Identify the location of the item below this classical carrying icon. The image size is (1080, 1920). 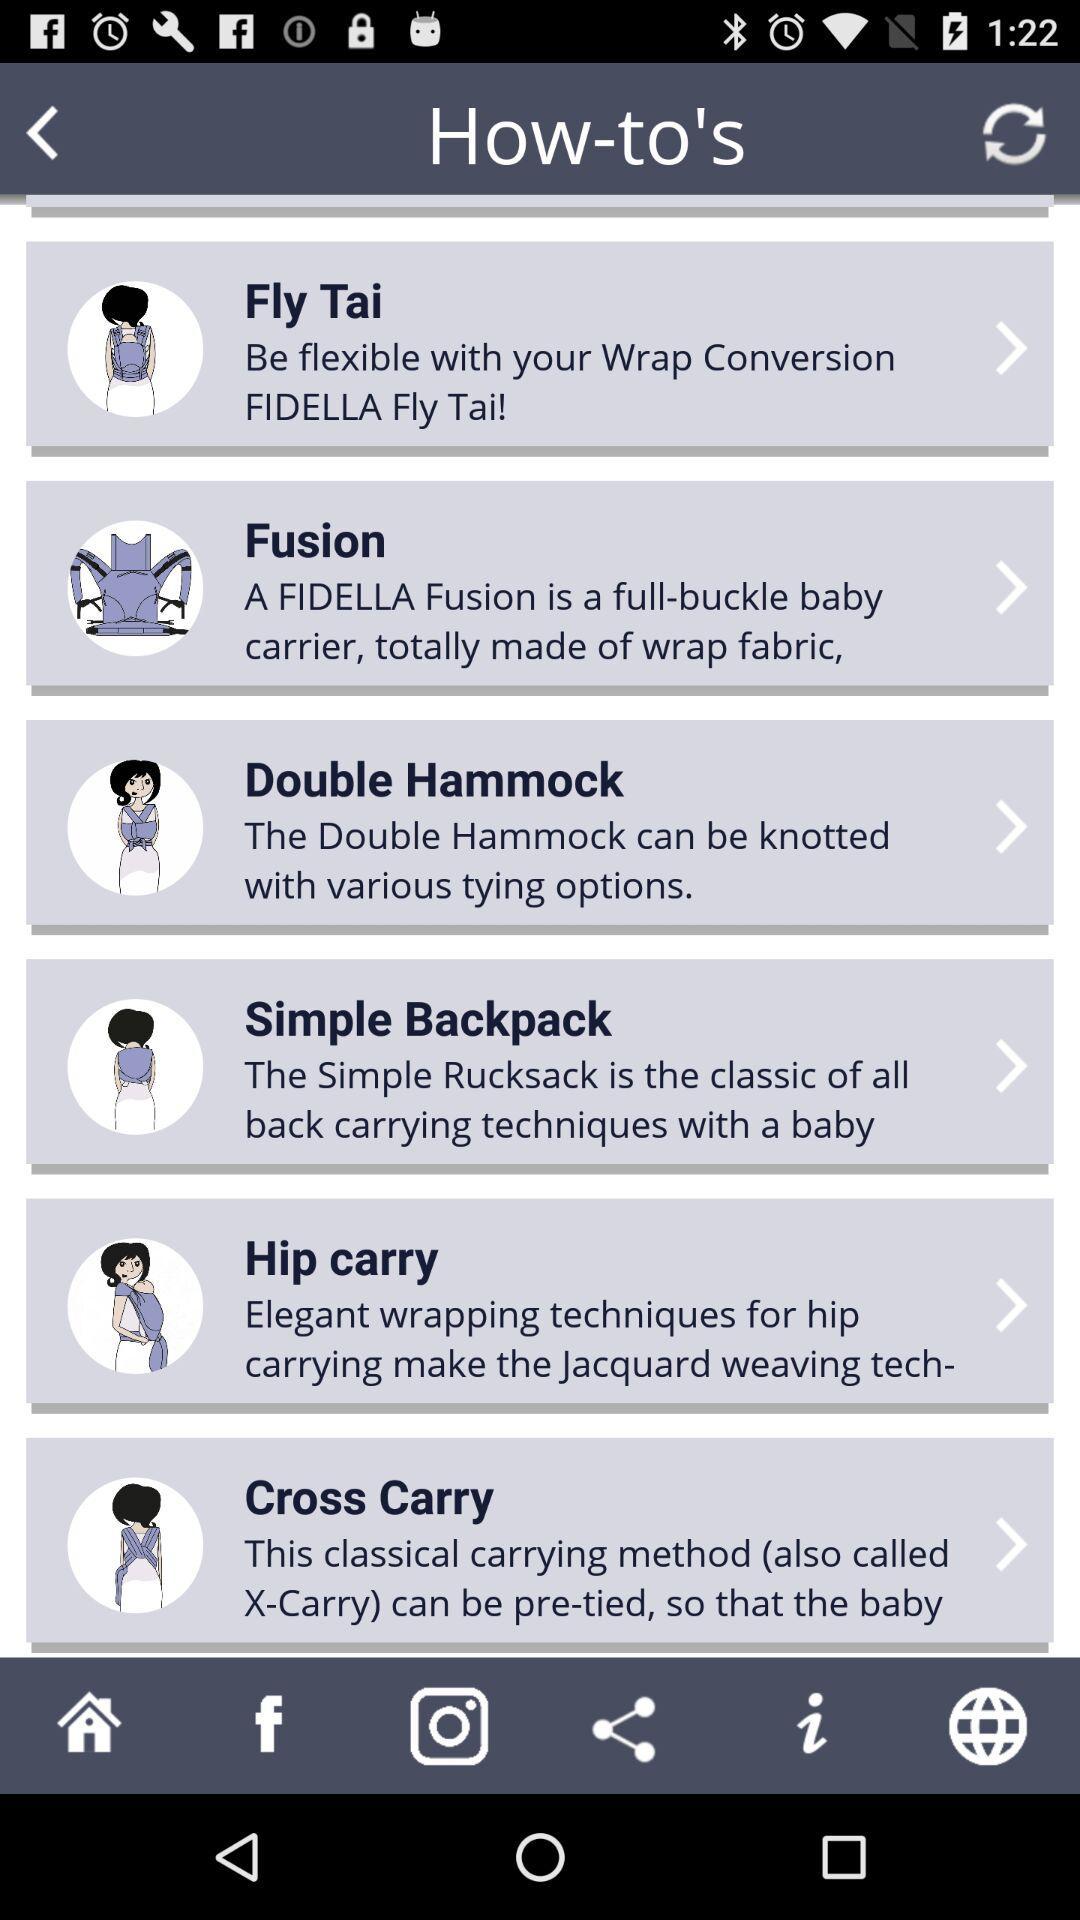
(990, 1724).